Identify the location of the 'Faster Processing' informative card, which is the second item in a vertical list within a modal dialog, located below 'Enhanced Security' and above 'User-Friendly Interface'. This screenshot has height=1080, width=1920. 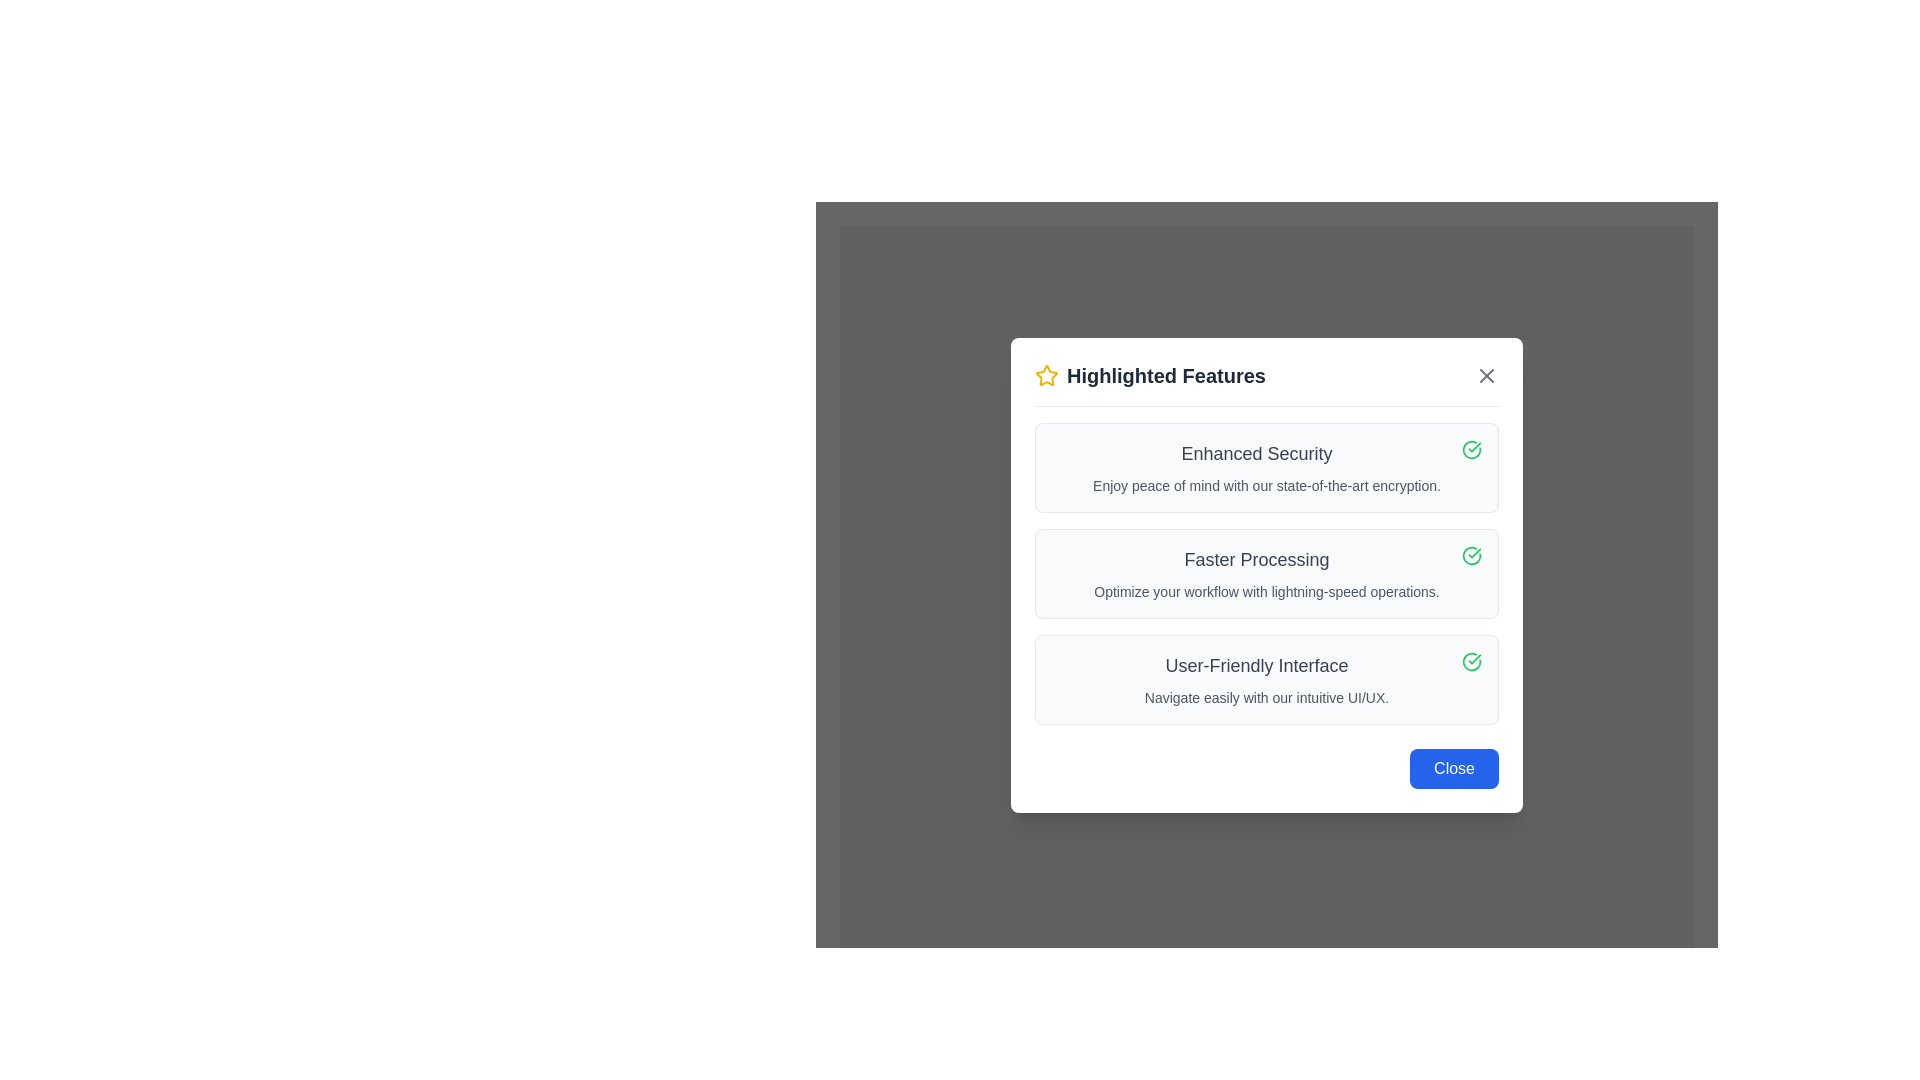
(1266, 573).